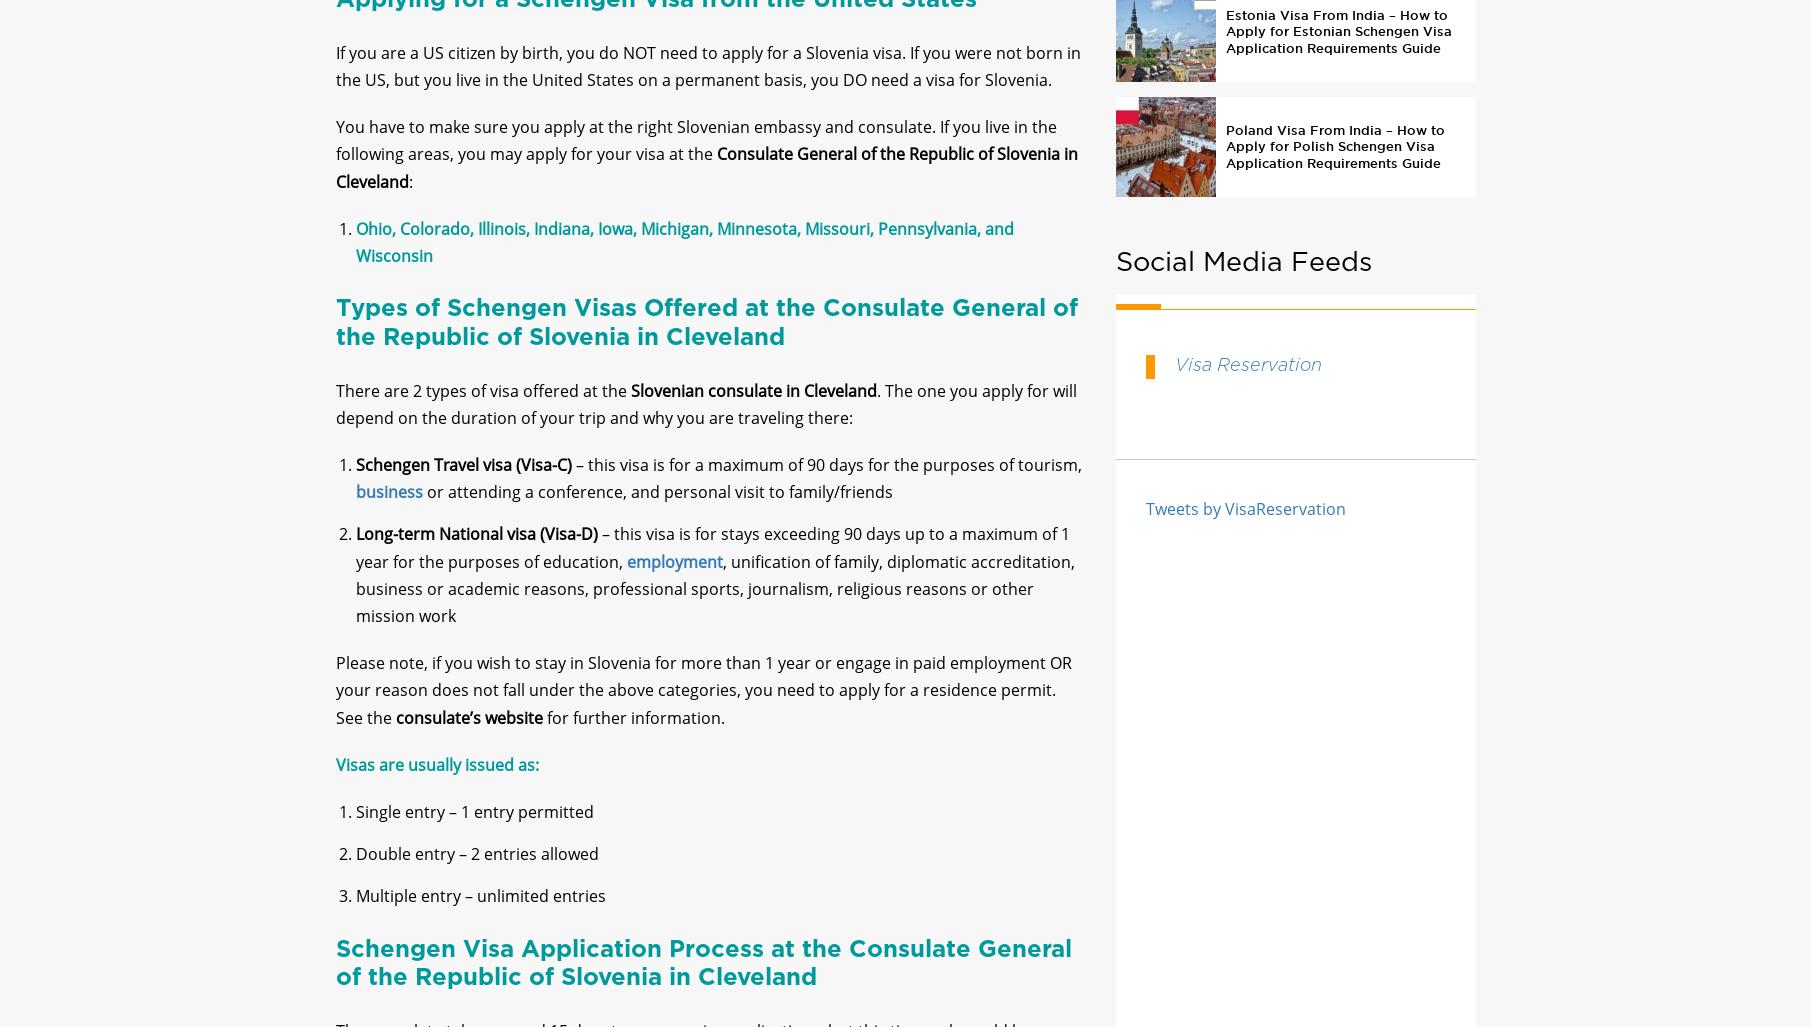 The image size is (1811, 1027). Describe the element at coordinates (703, 979) in the screenshot. I see `'Schengen Visa Application Process at the Consulate General of the Republic of Slovenia in Cleveland'` at that location.